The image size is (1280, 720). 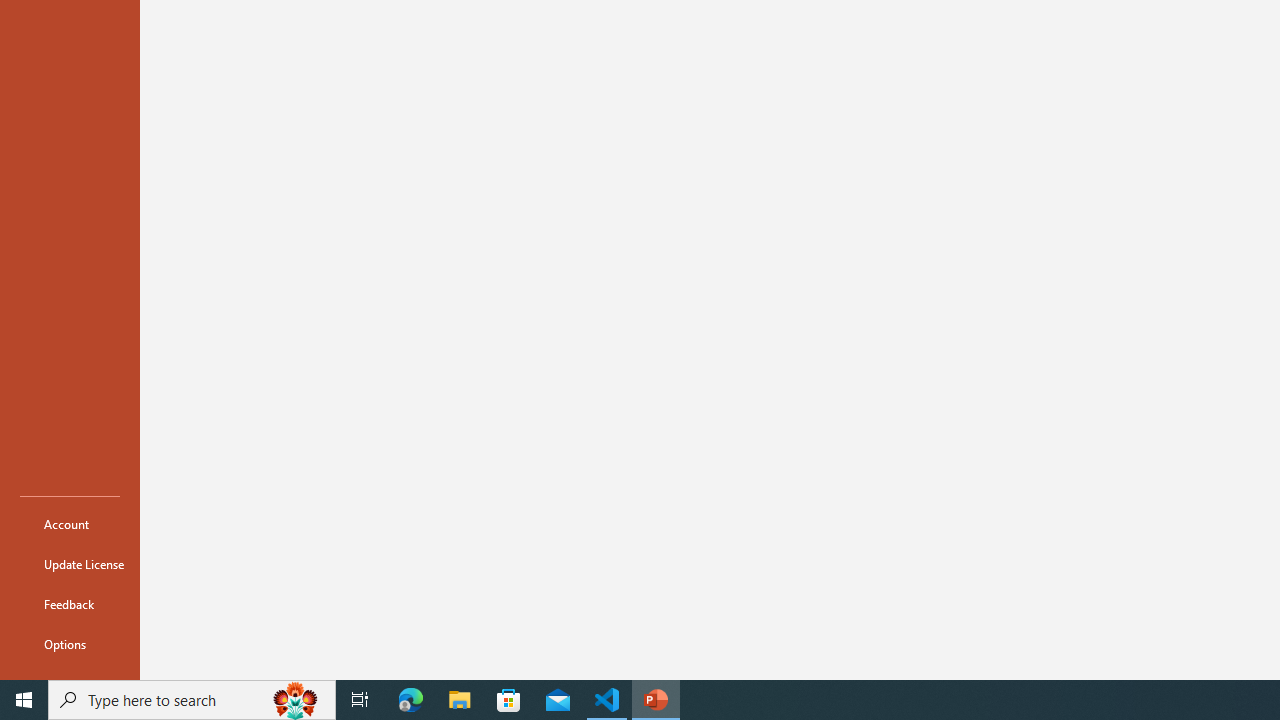 What do you see at coordinates (69, 564) in the screenshot?
I see `'Update License'` at bounding box center [69, 564].